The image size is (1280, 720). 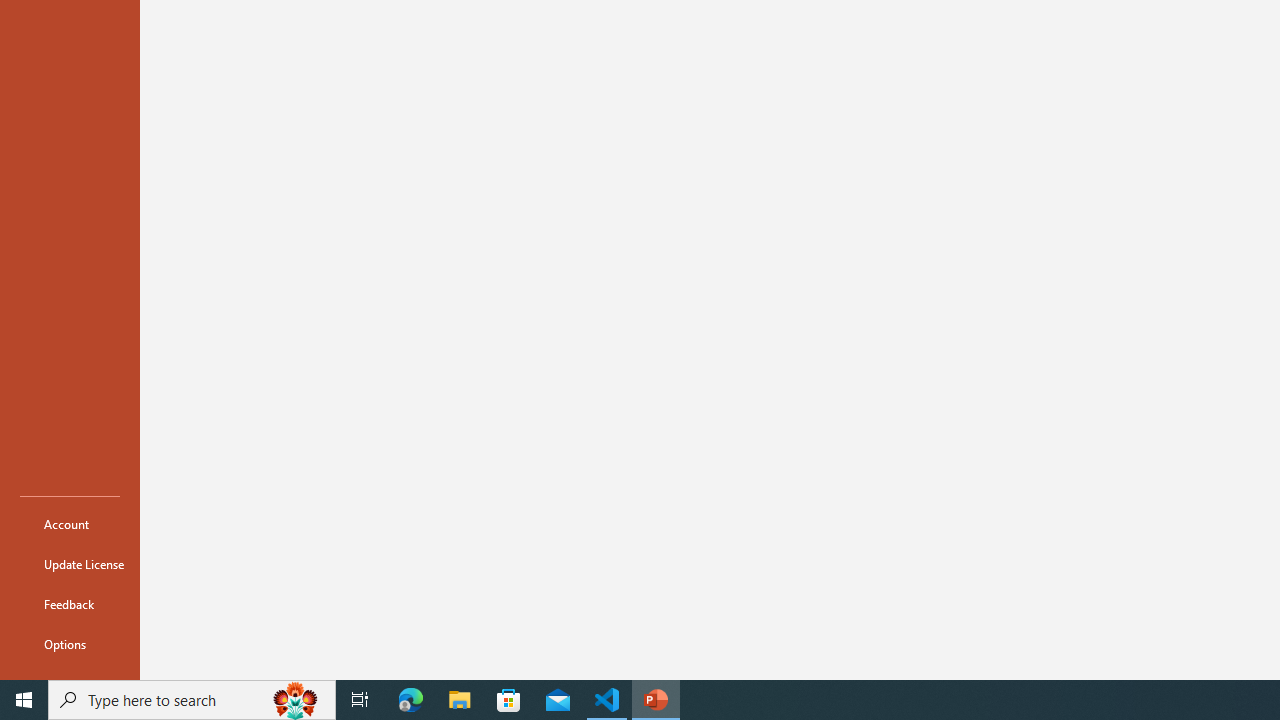 What do you see at coordinates (69, 564) in the screenshot?
I see `'Update License'` at bounding box center [69, 564].